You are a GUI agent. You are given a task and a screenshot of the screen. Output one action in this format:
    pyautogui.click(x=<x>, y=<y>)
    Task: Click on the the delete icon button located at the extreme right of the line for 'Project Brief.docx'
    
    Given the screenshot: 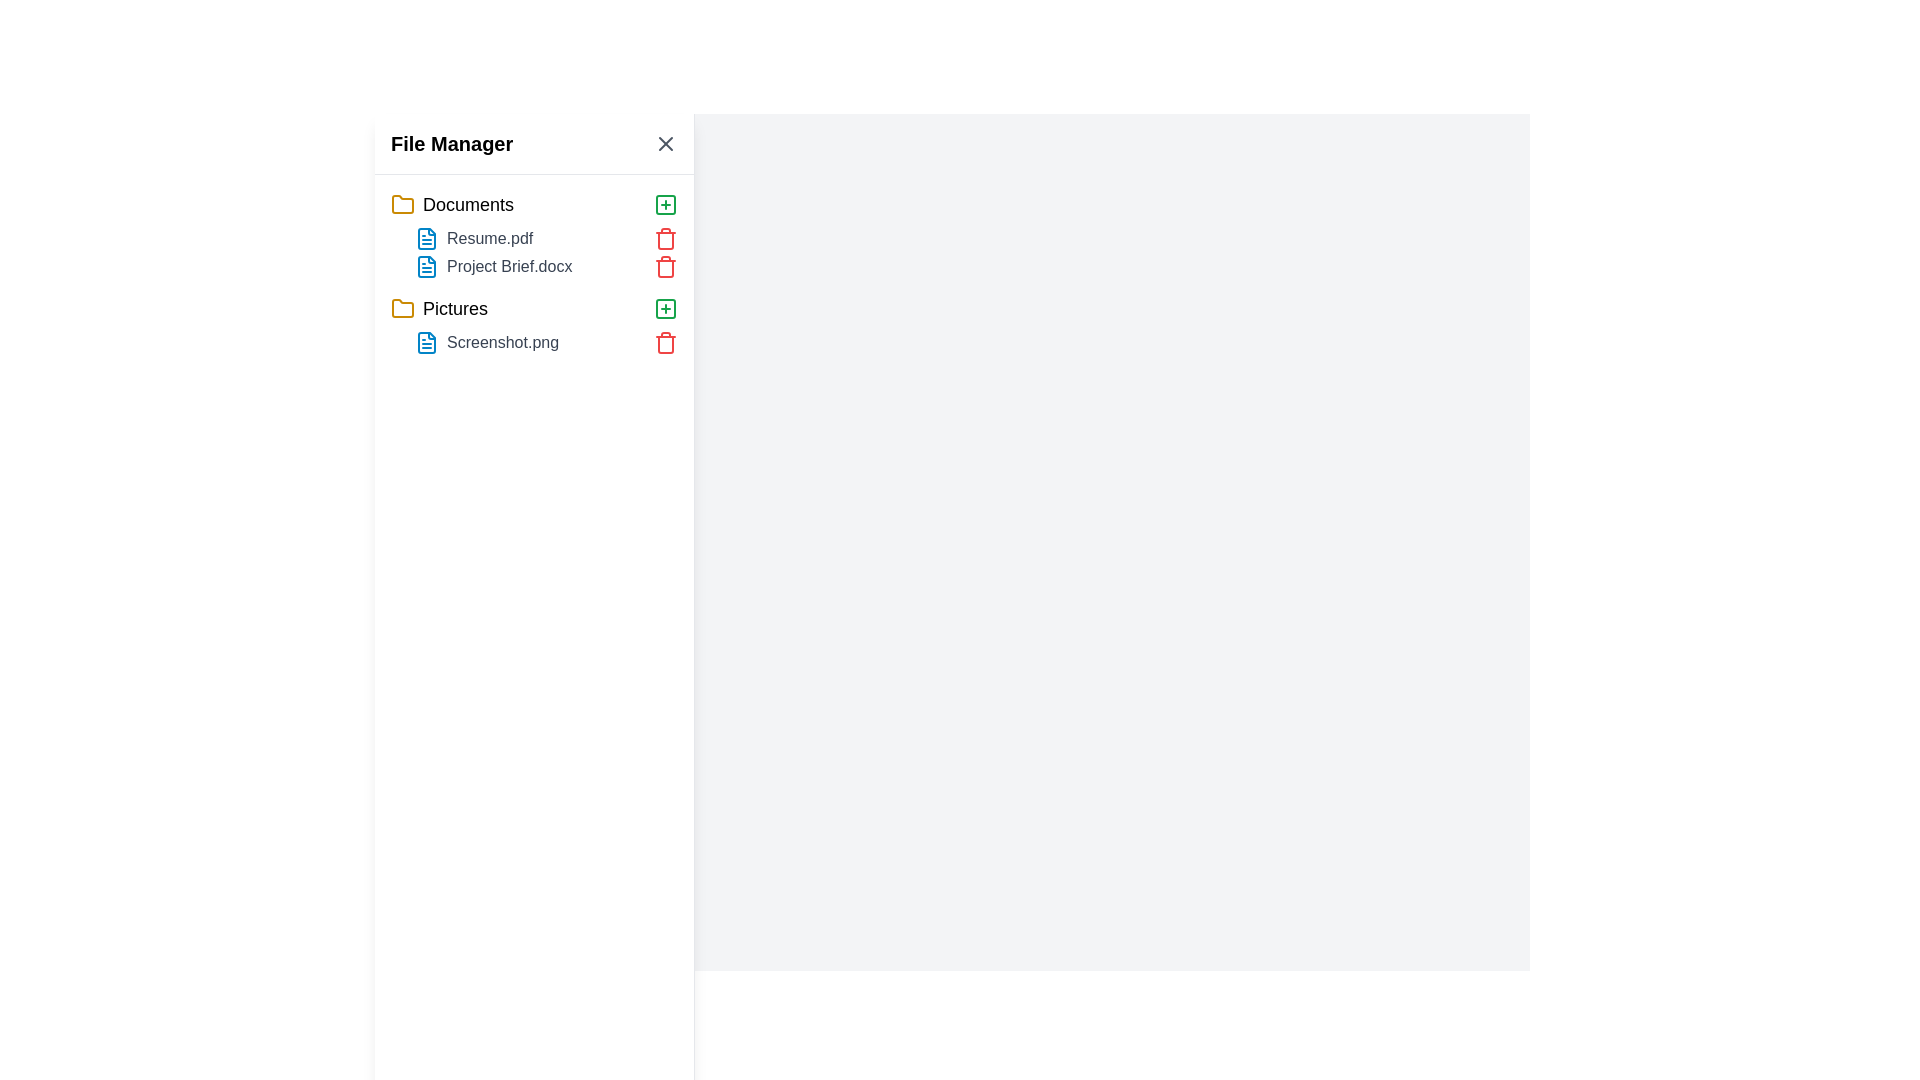 What is the action you would take?
    pyautogui.click(x=666, y=265)
    